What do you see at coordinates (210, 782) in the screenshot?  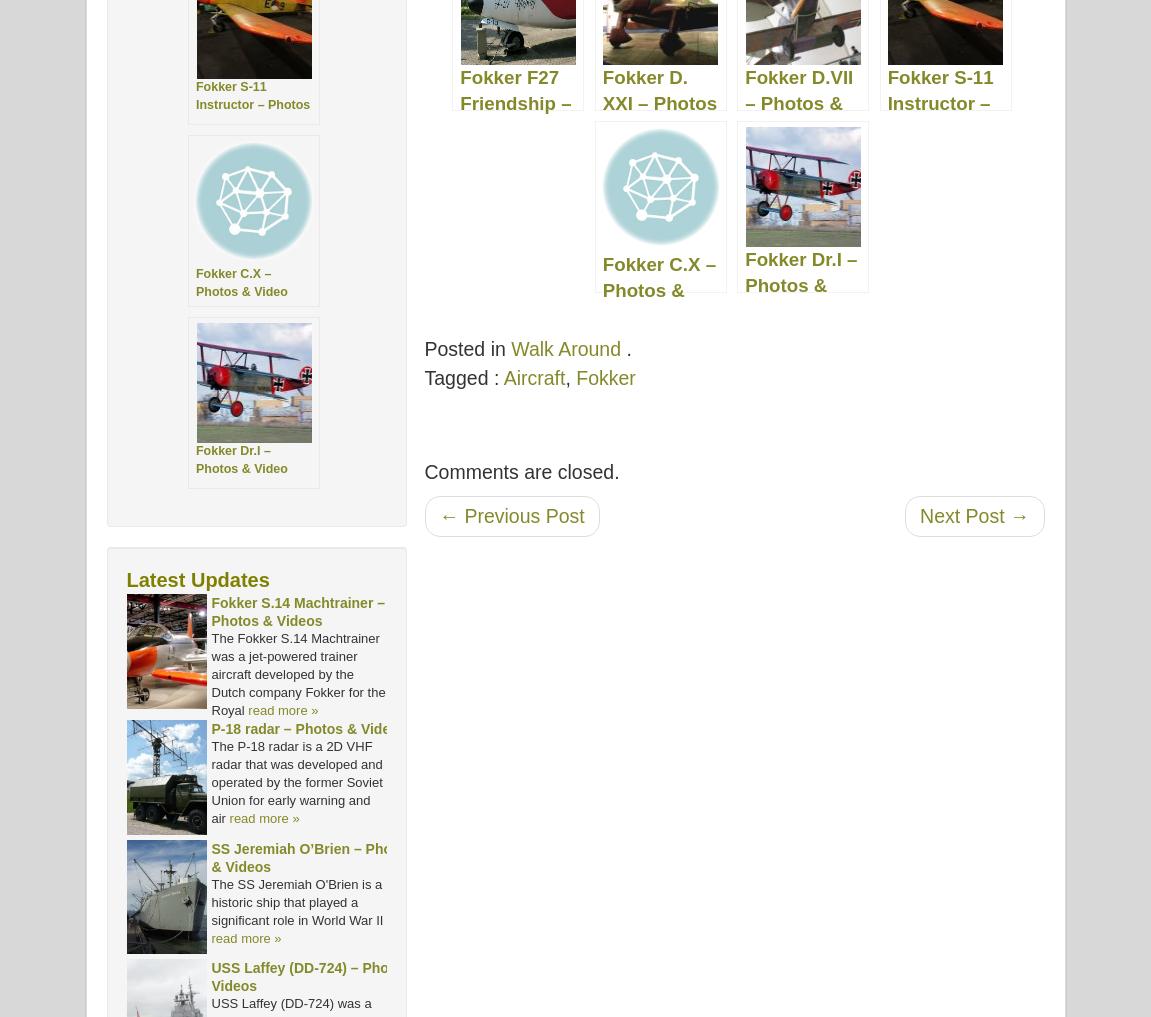 I see `'The P-18 radar is a 2D VHF radar that was developed and operated by the former Soviet Union for early warning and air'` at bounding box center [210, 782].